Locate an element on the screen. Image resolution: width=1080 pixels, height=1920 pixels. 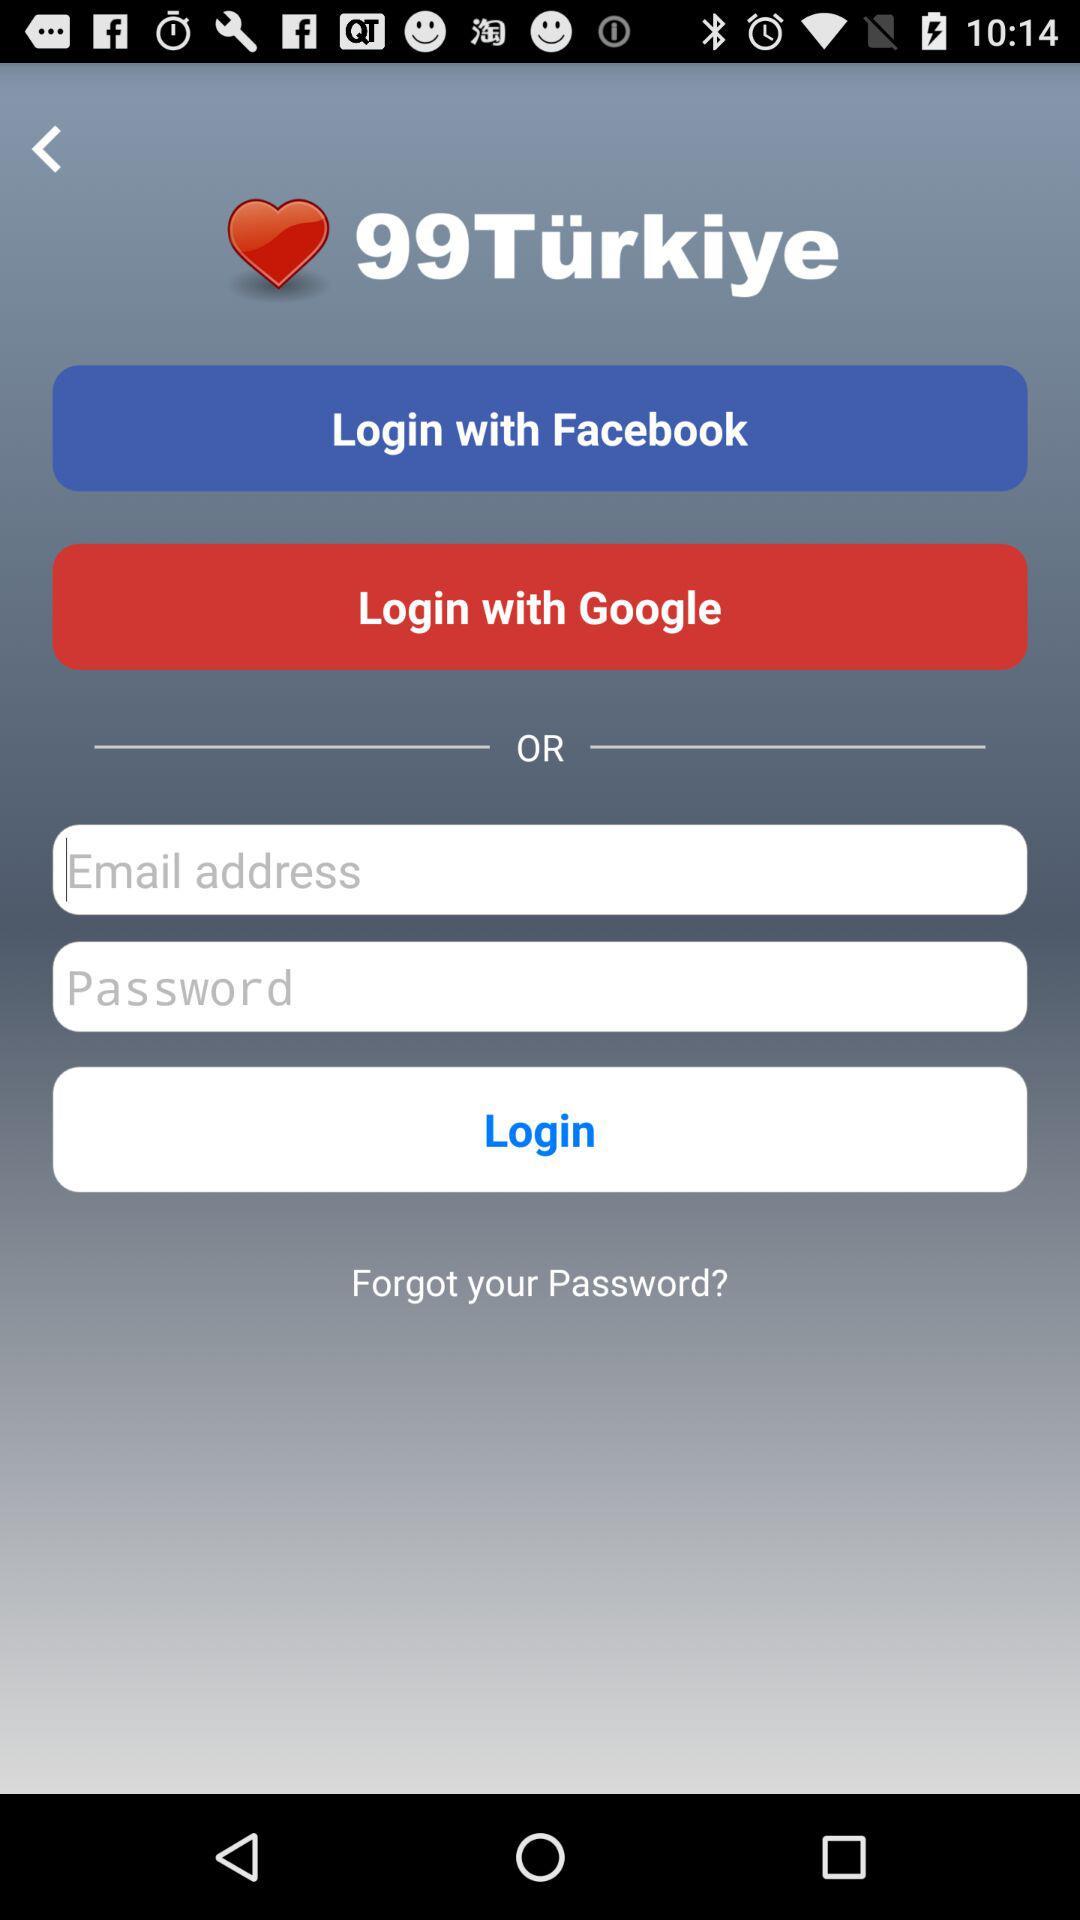
login with facebook is located at coordinates (540, 427).